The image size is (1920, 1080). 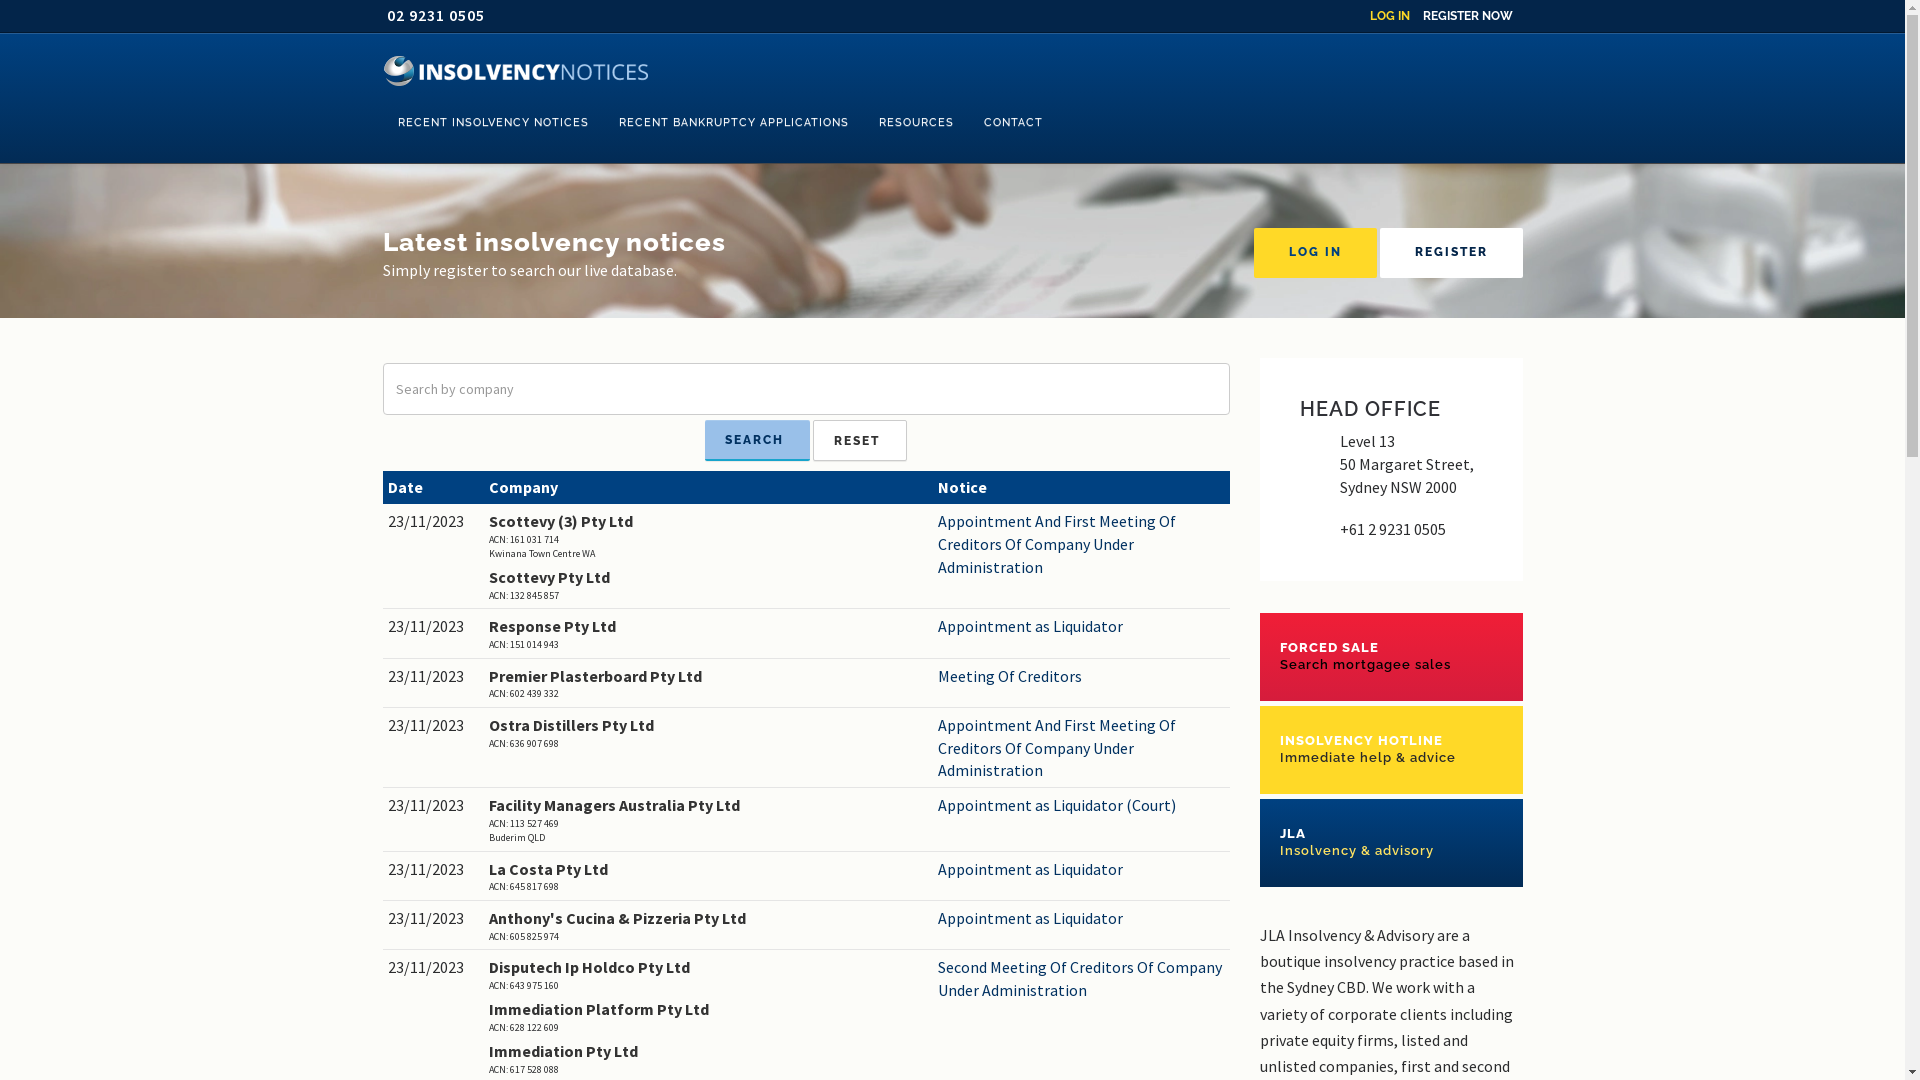 I want to click on 'La Costa Pty Ltd, so click(x=708, y=875).